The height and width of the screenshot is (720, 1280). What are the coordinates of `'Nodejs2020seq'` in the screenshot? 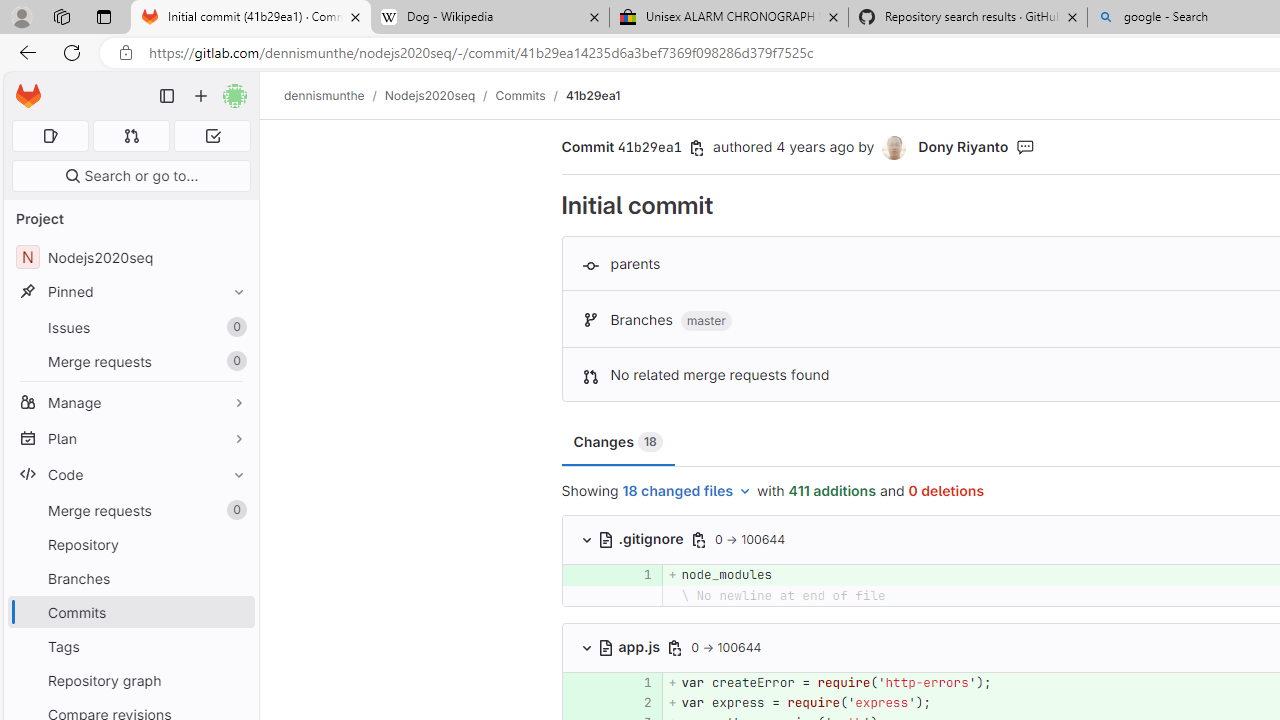 It's located at (429, 95).